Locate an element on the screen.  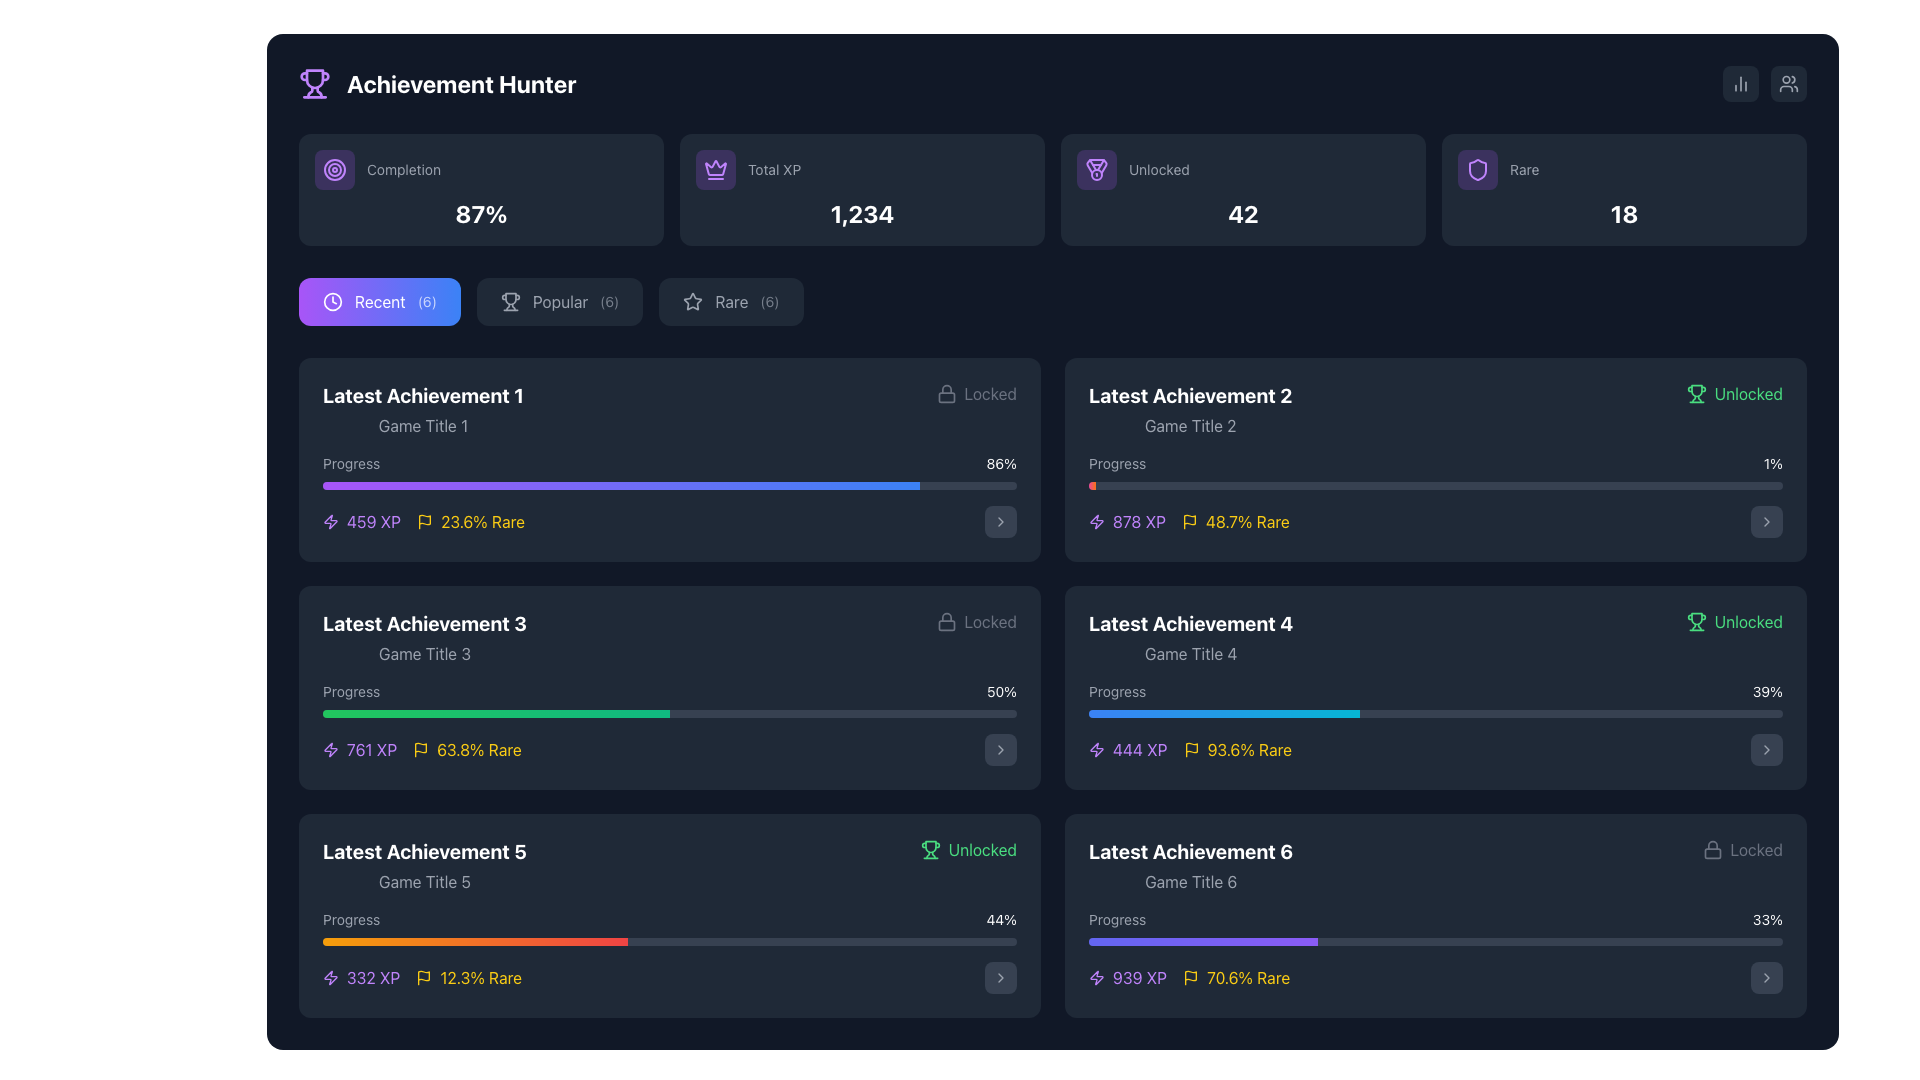
the energy/activity icon located near the bottom-right corner of the interface, beneath the 'Unlocked' status marker of 'Latest Achievement 4' is located at coordinates (1096, 749).